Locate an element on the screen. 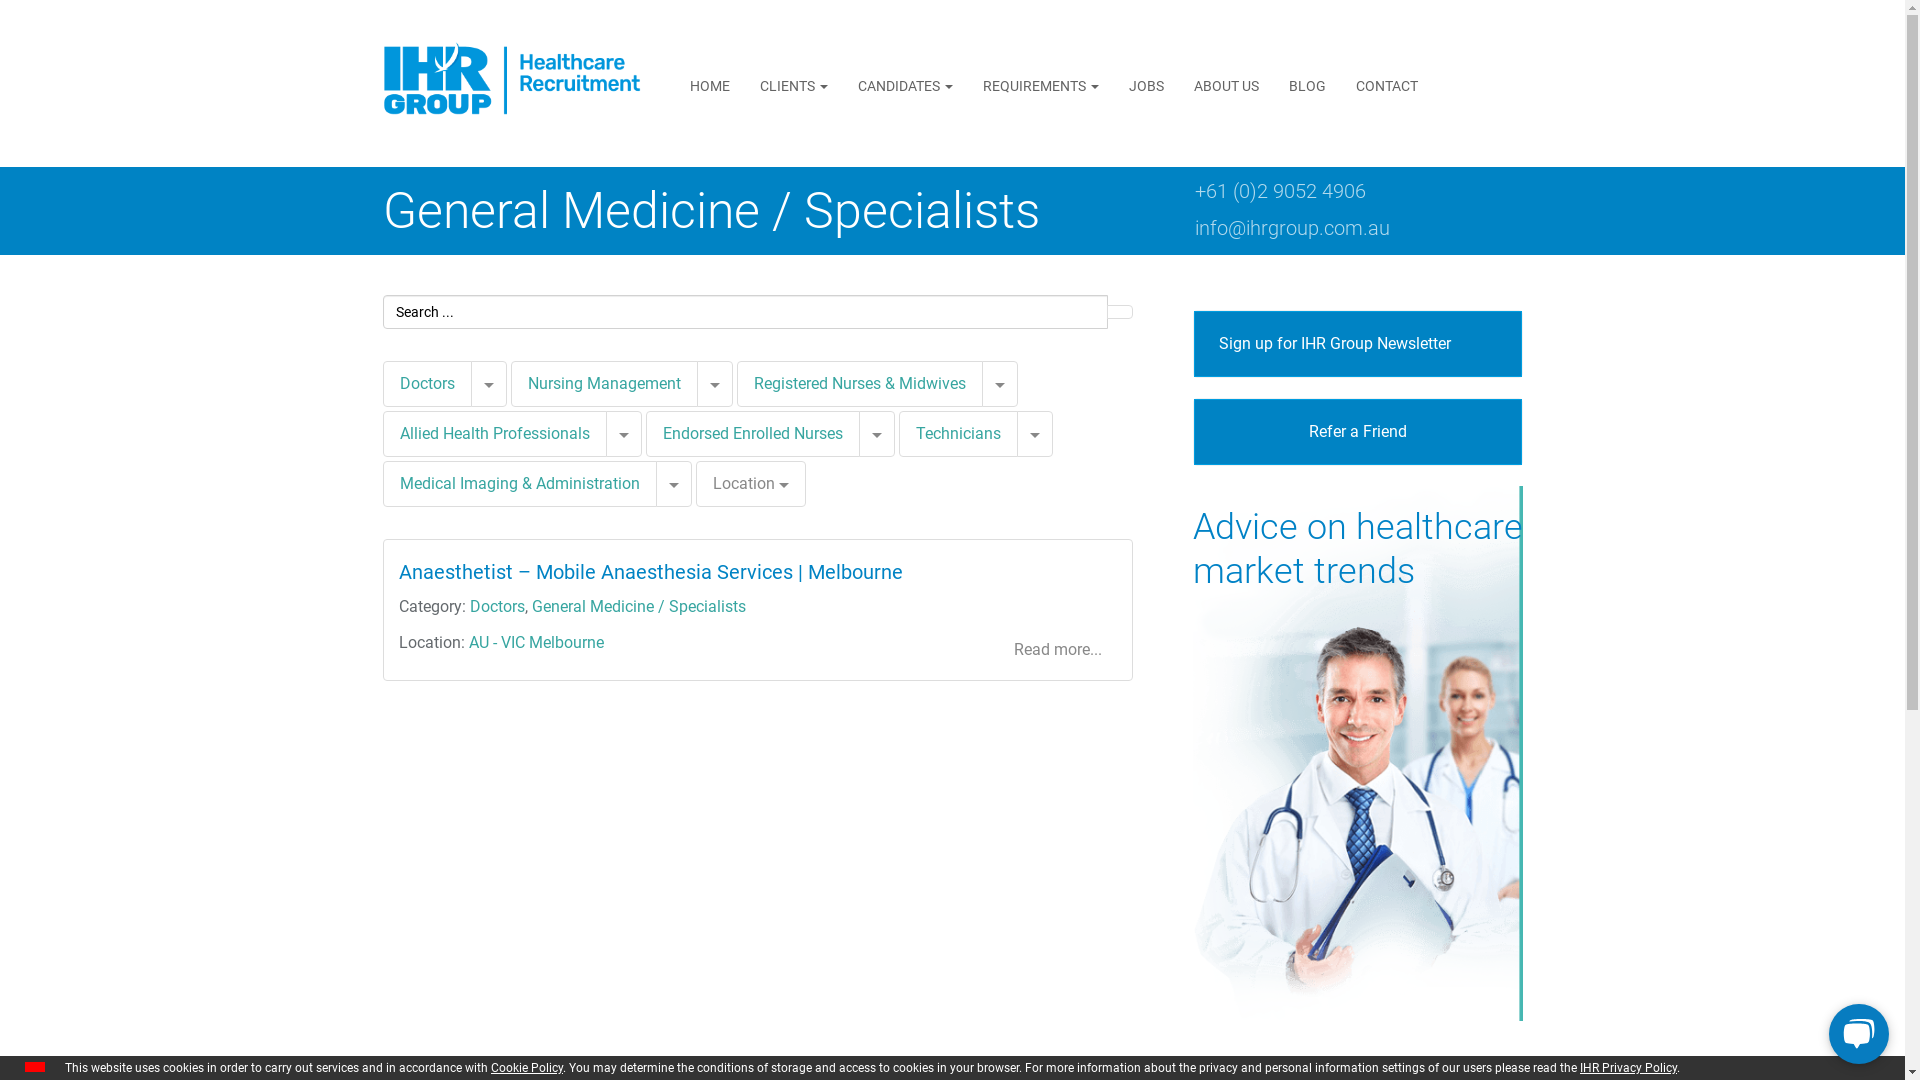  'Read more...' is located at coordinates (1056, 650).